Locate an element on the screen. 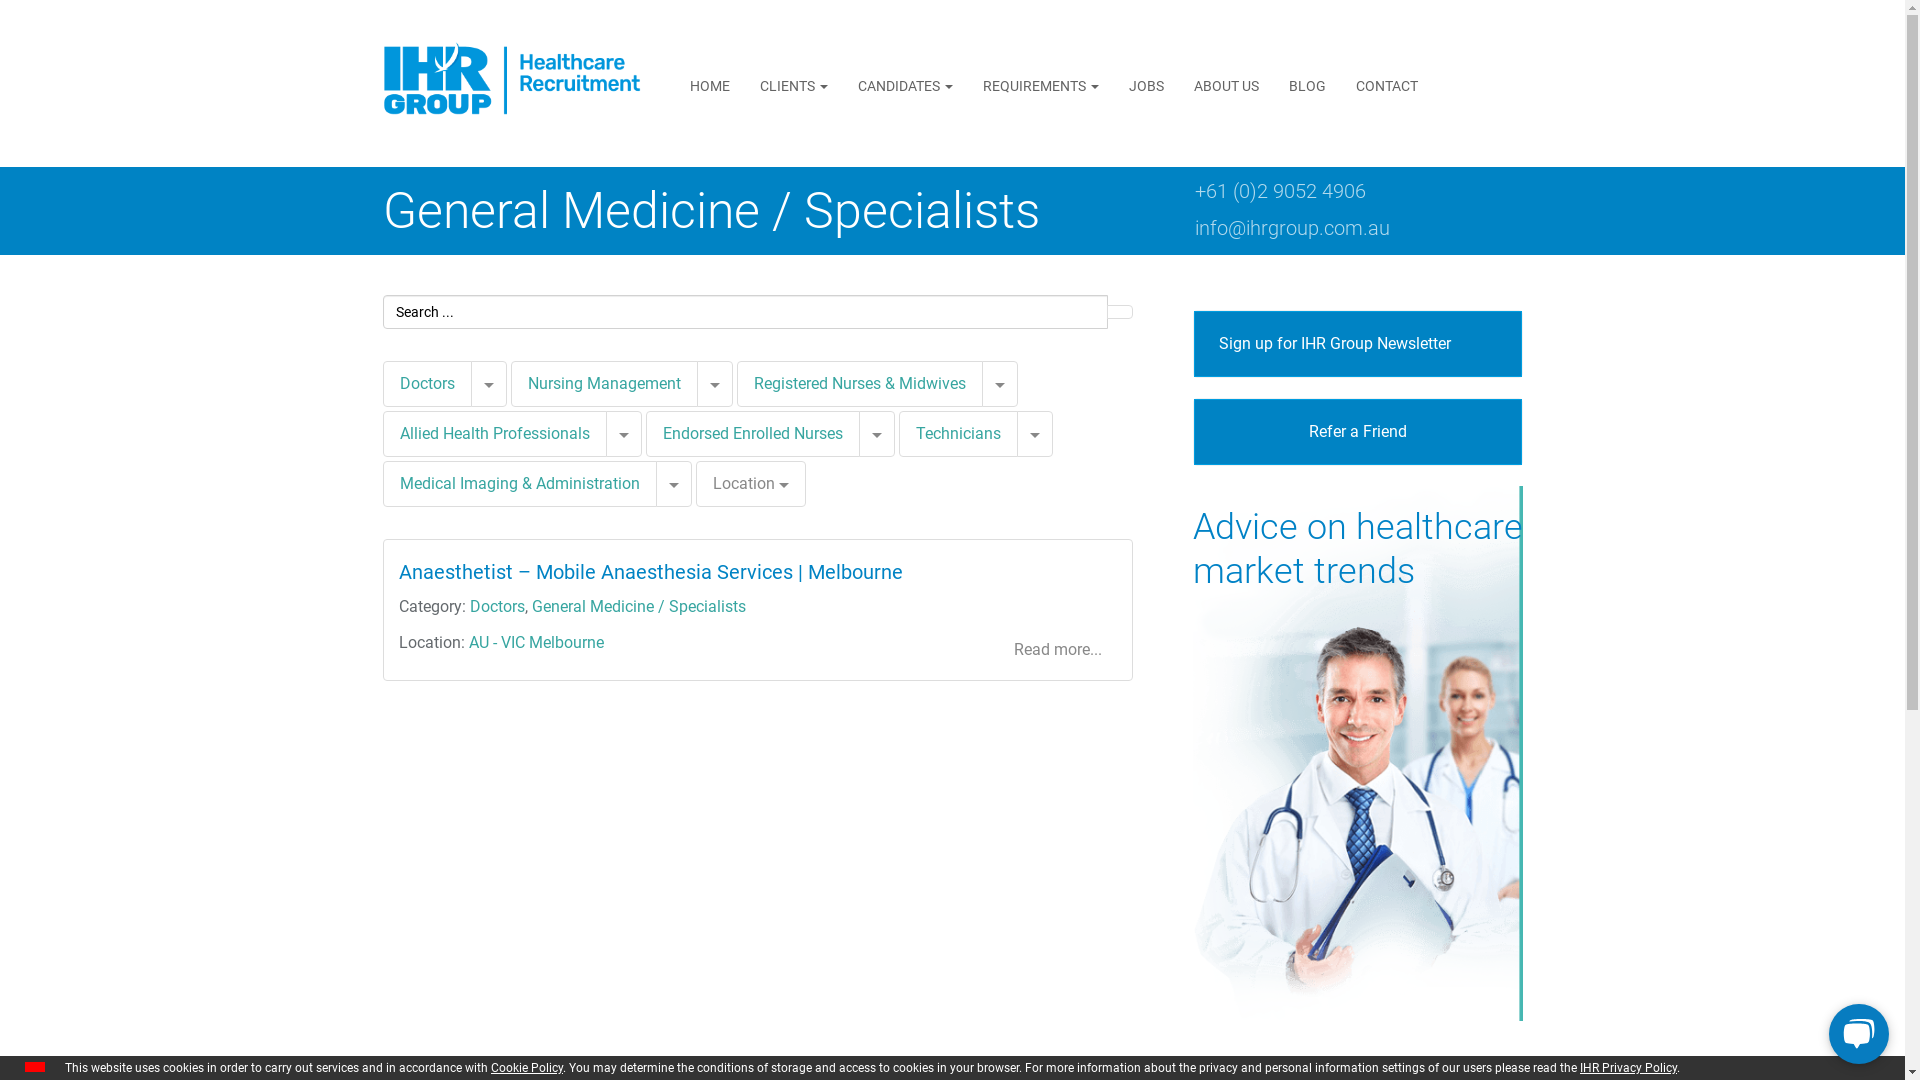  'Read more...' is located at coordinates (1056, 650).